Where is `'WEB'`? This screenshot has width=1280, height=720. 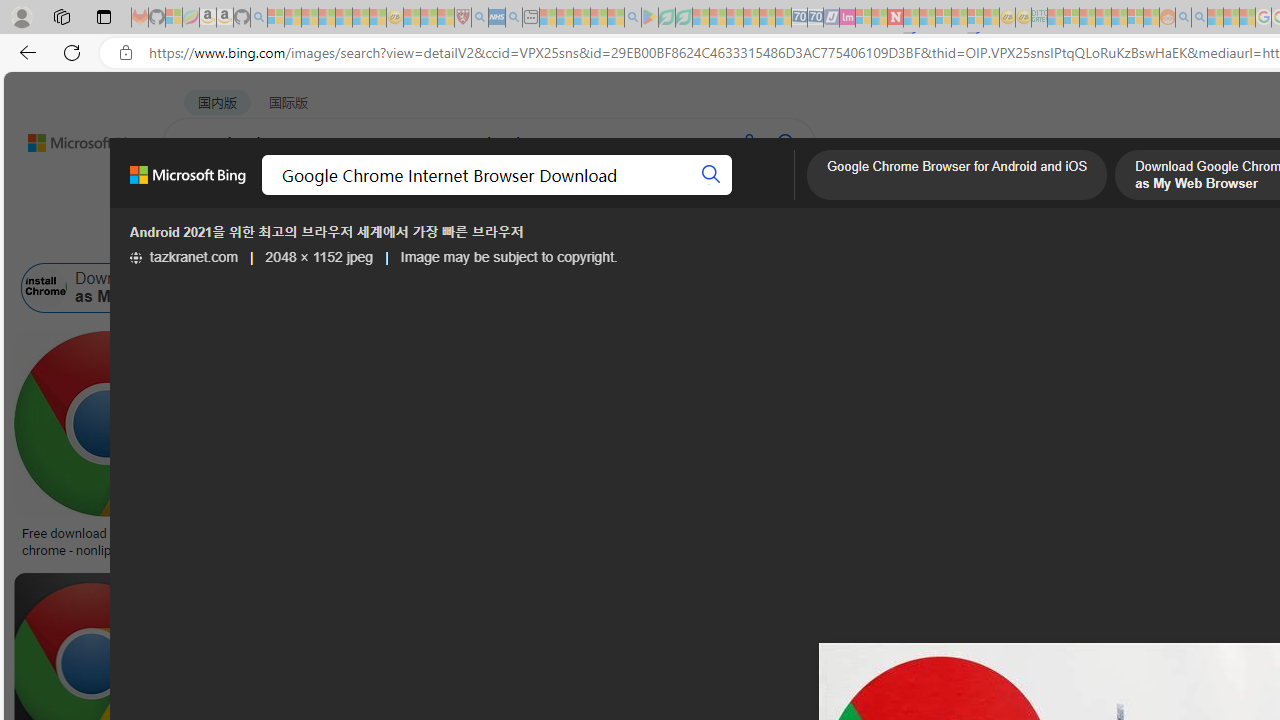
'WEB' is located at coordinates (201, 195).